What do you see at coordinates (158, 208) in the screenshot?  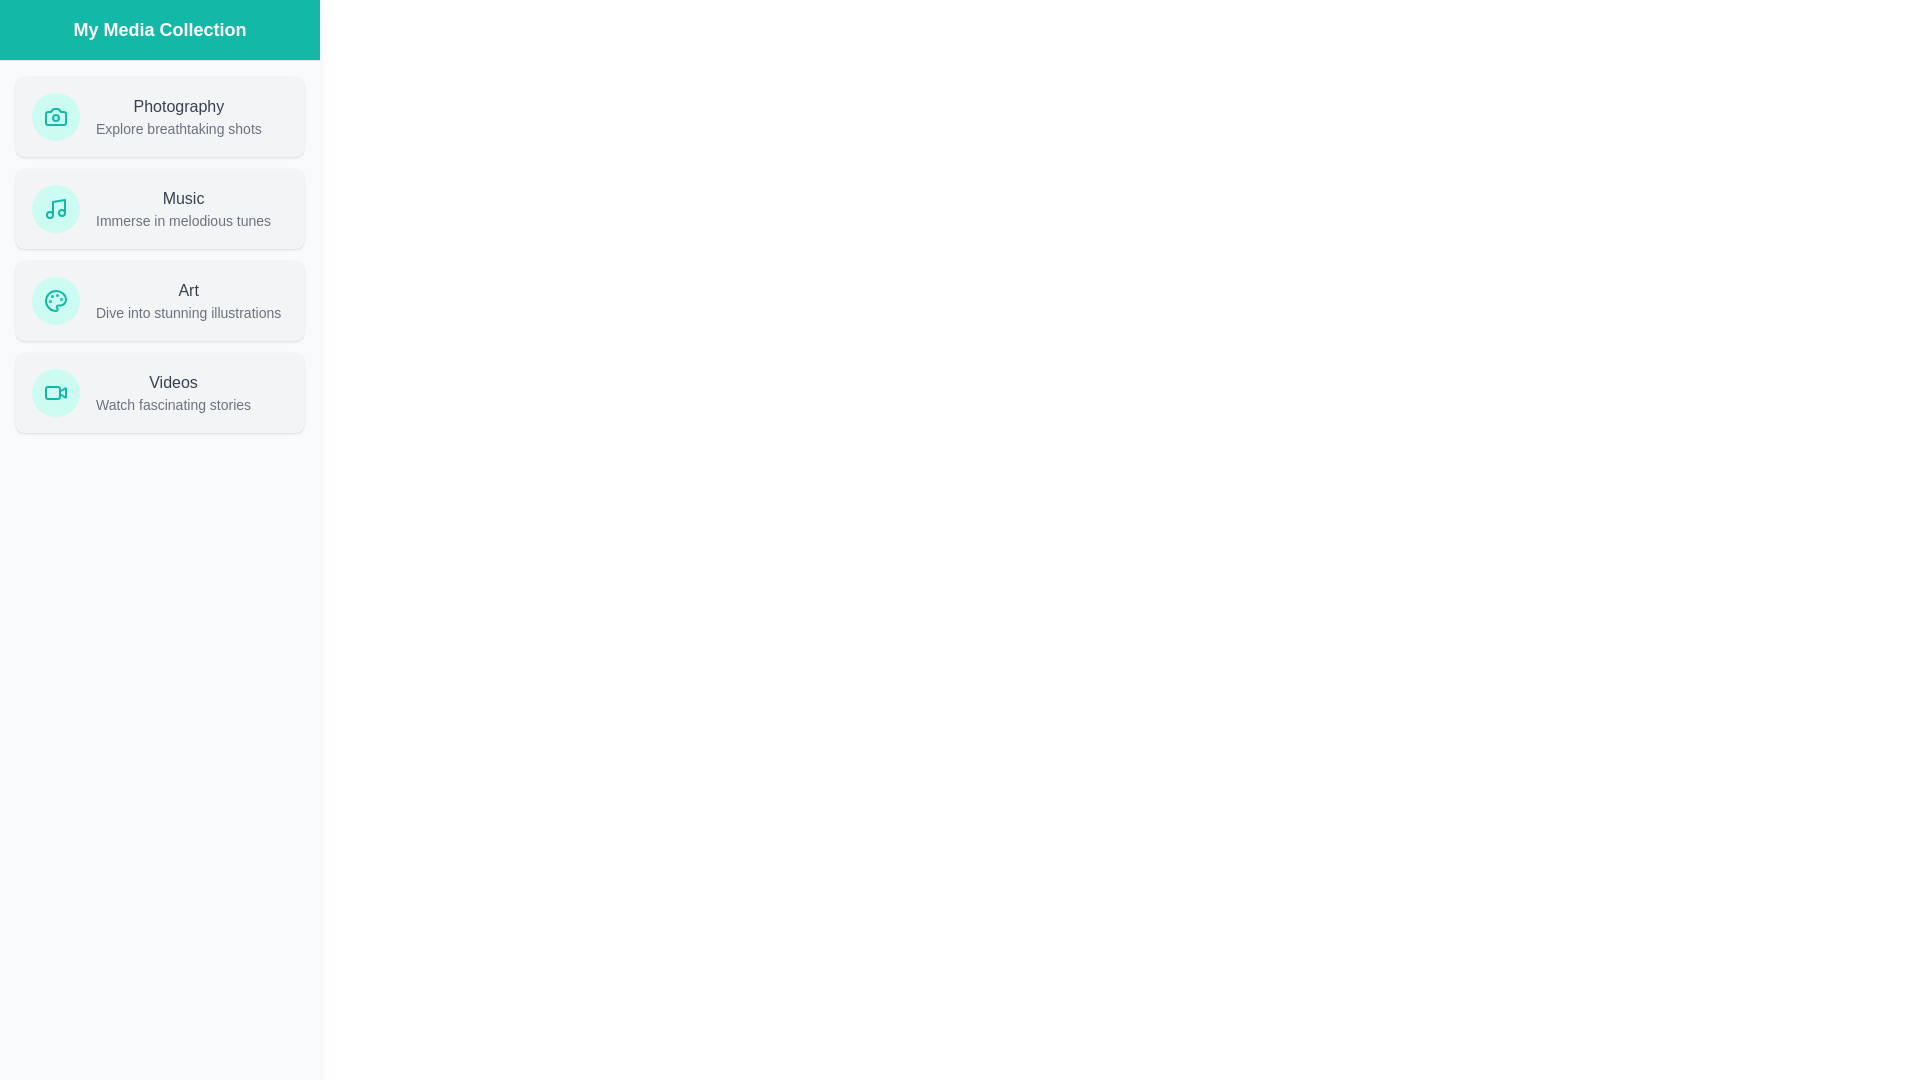 I see `the media item card Music` at bounding box center [158, 208].